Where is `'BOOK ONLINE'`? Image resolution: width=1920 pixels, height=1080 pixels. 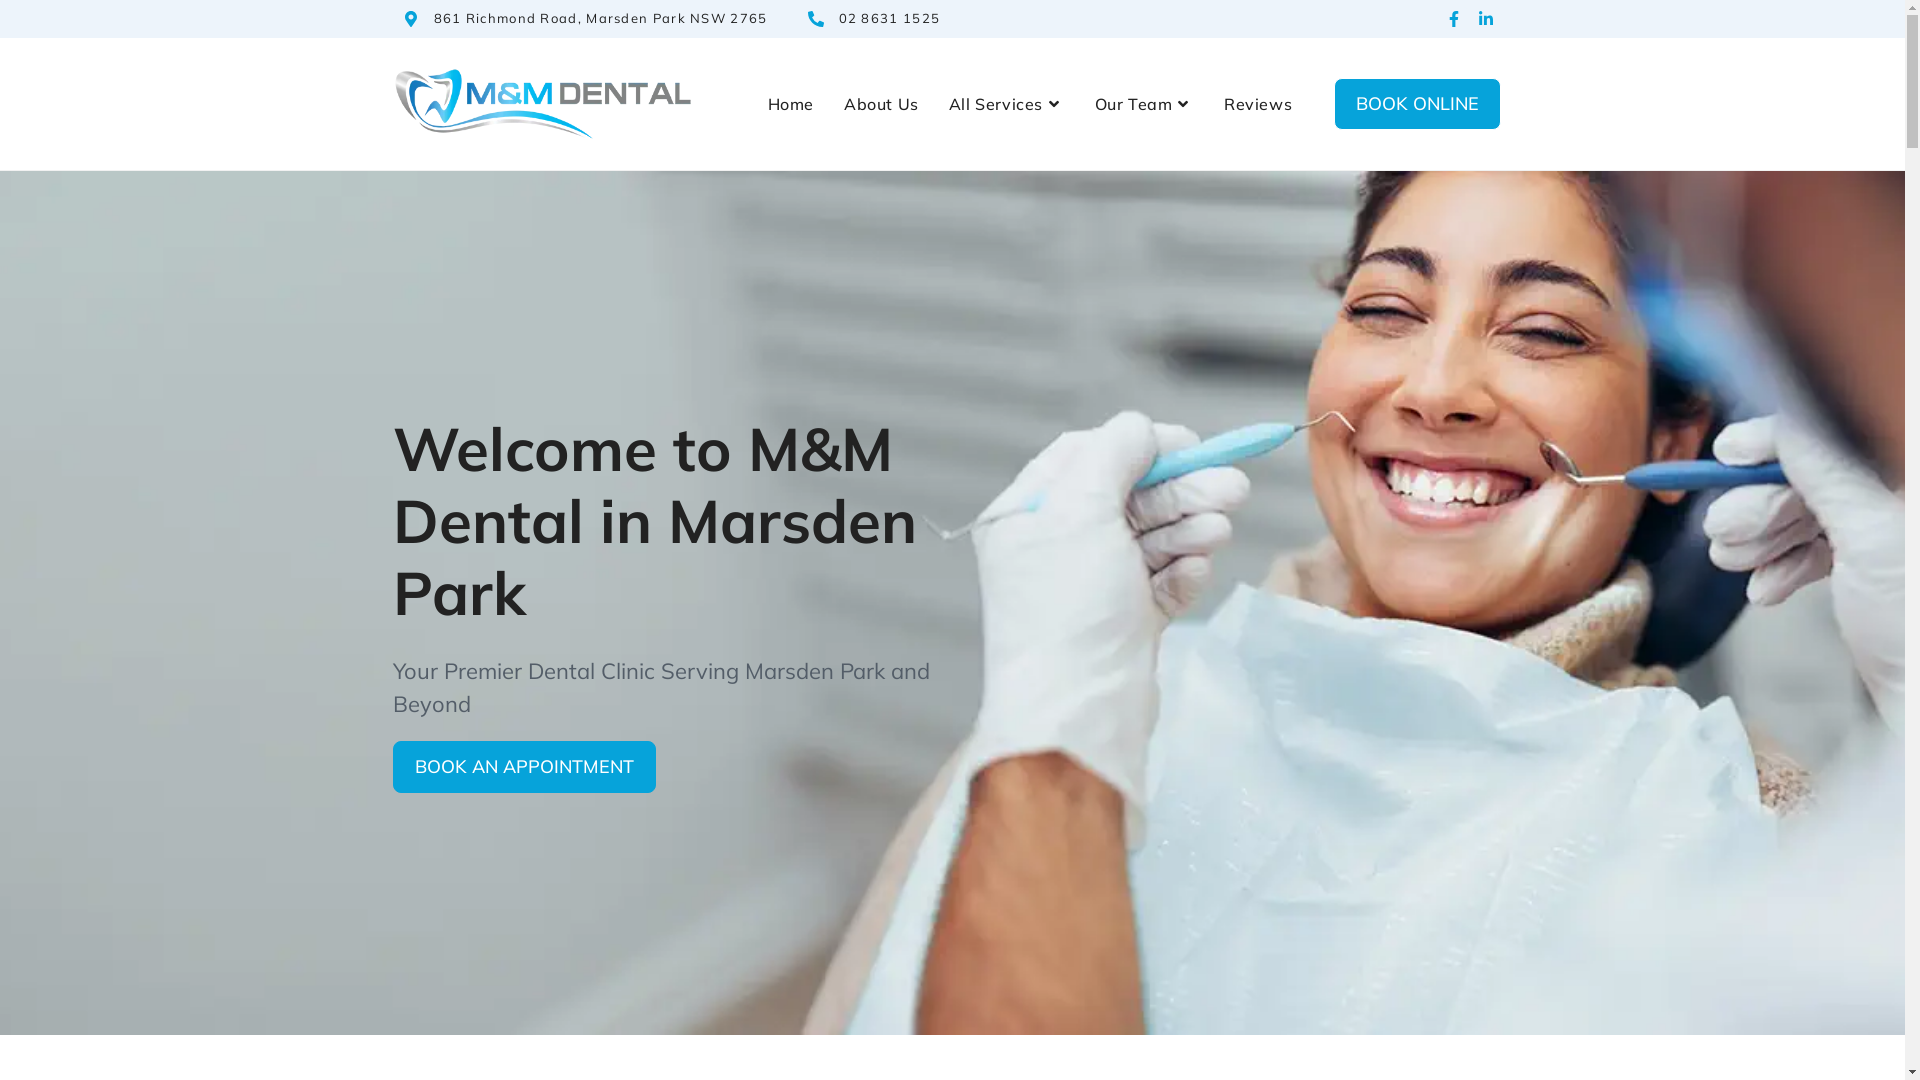
'BOOK ONLINE' is located at coordinates (1416, 104).